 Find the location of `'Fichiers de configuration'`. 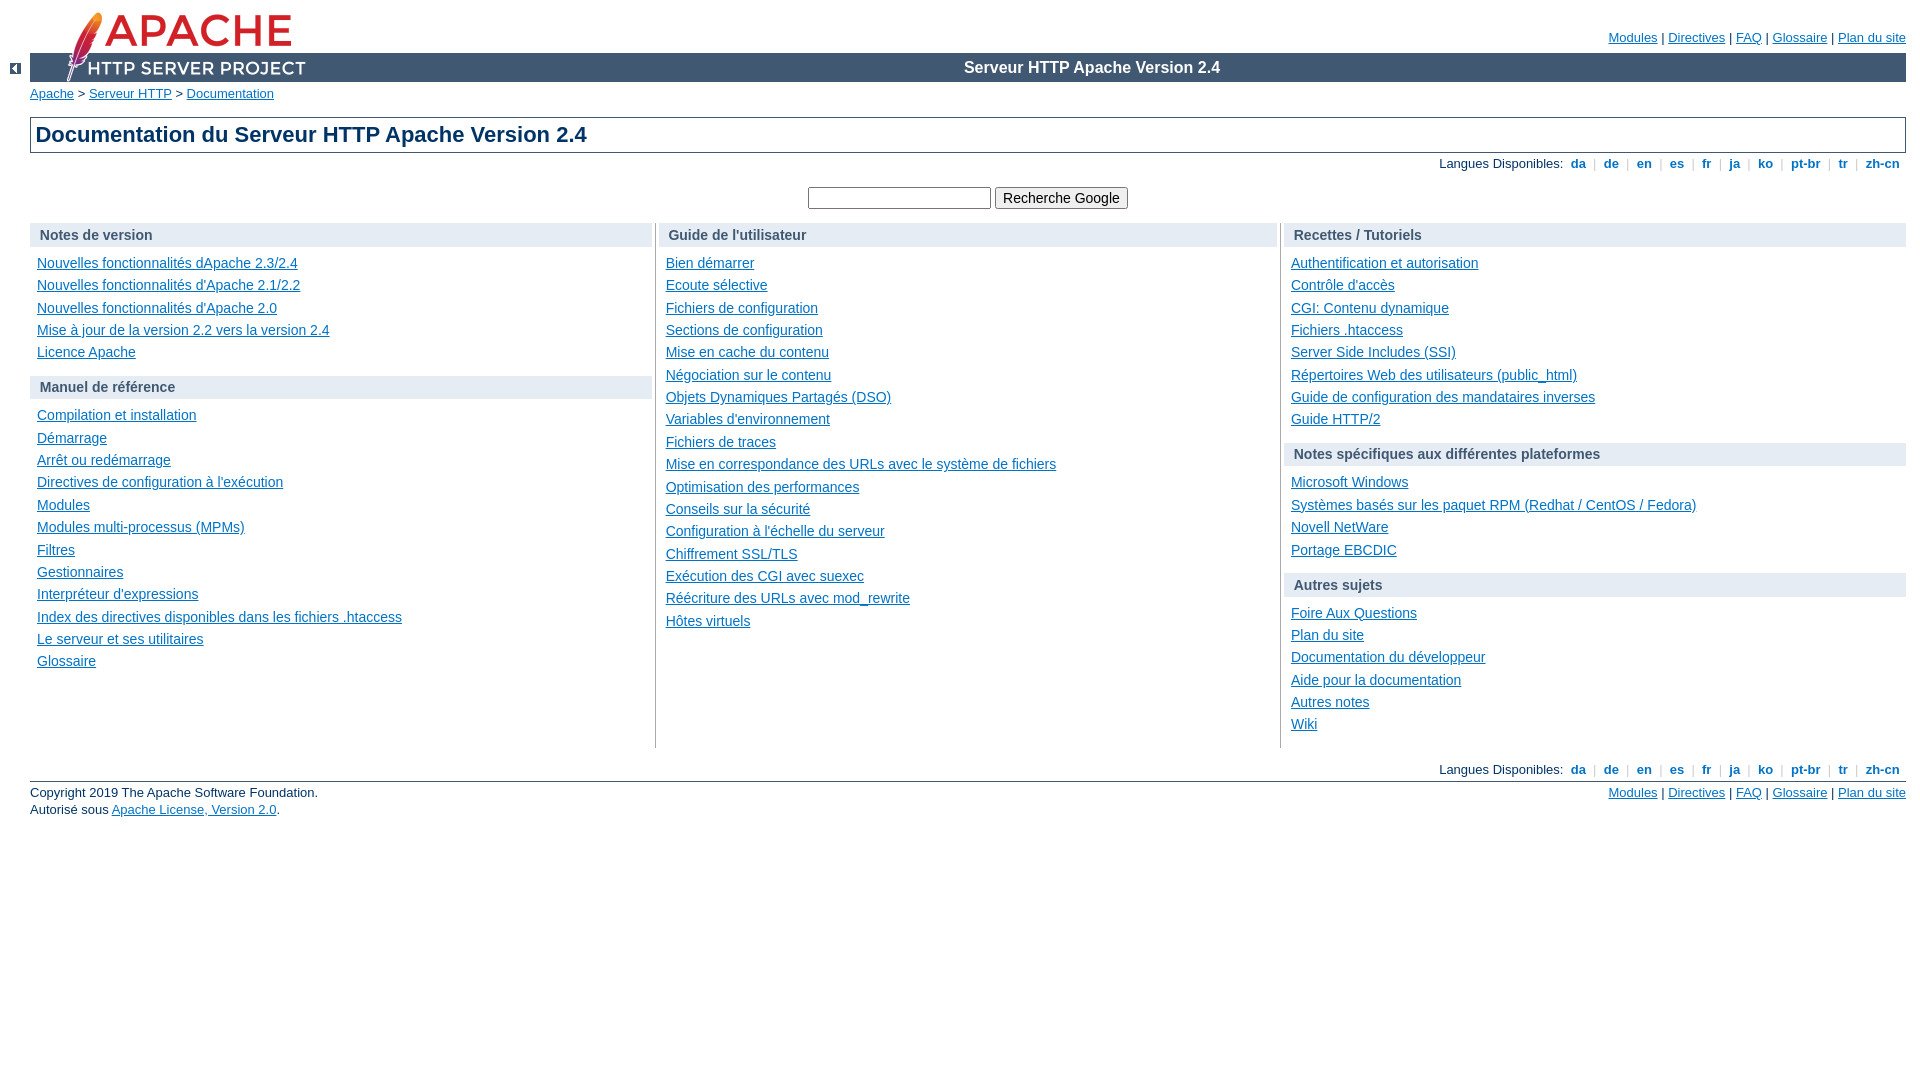

'Fichiers de configuration' is located at coordinates (741, 308).